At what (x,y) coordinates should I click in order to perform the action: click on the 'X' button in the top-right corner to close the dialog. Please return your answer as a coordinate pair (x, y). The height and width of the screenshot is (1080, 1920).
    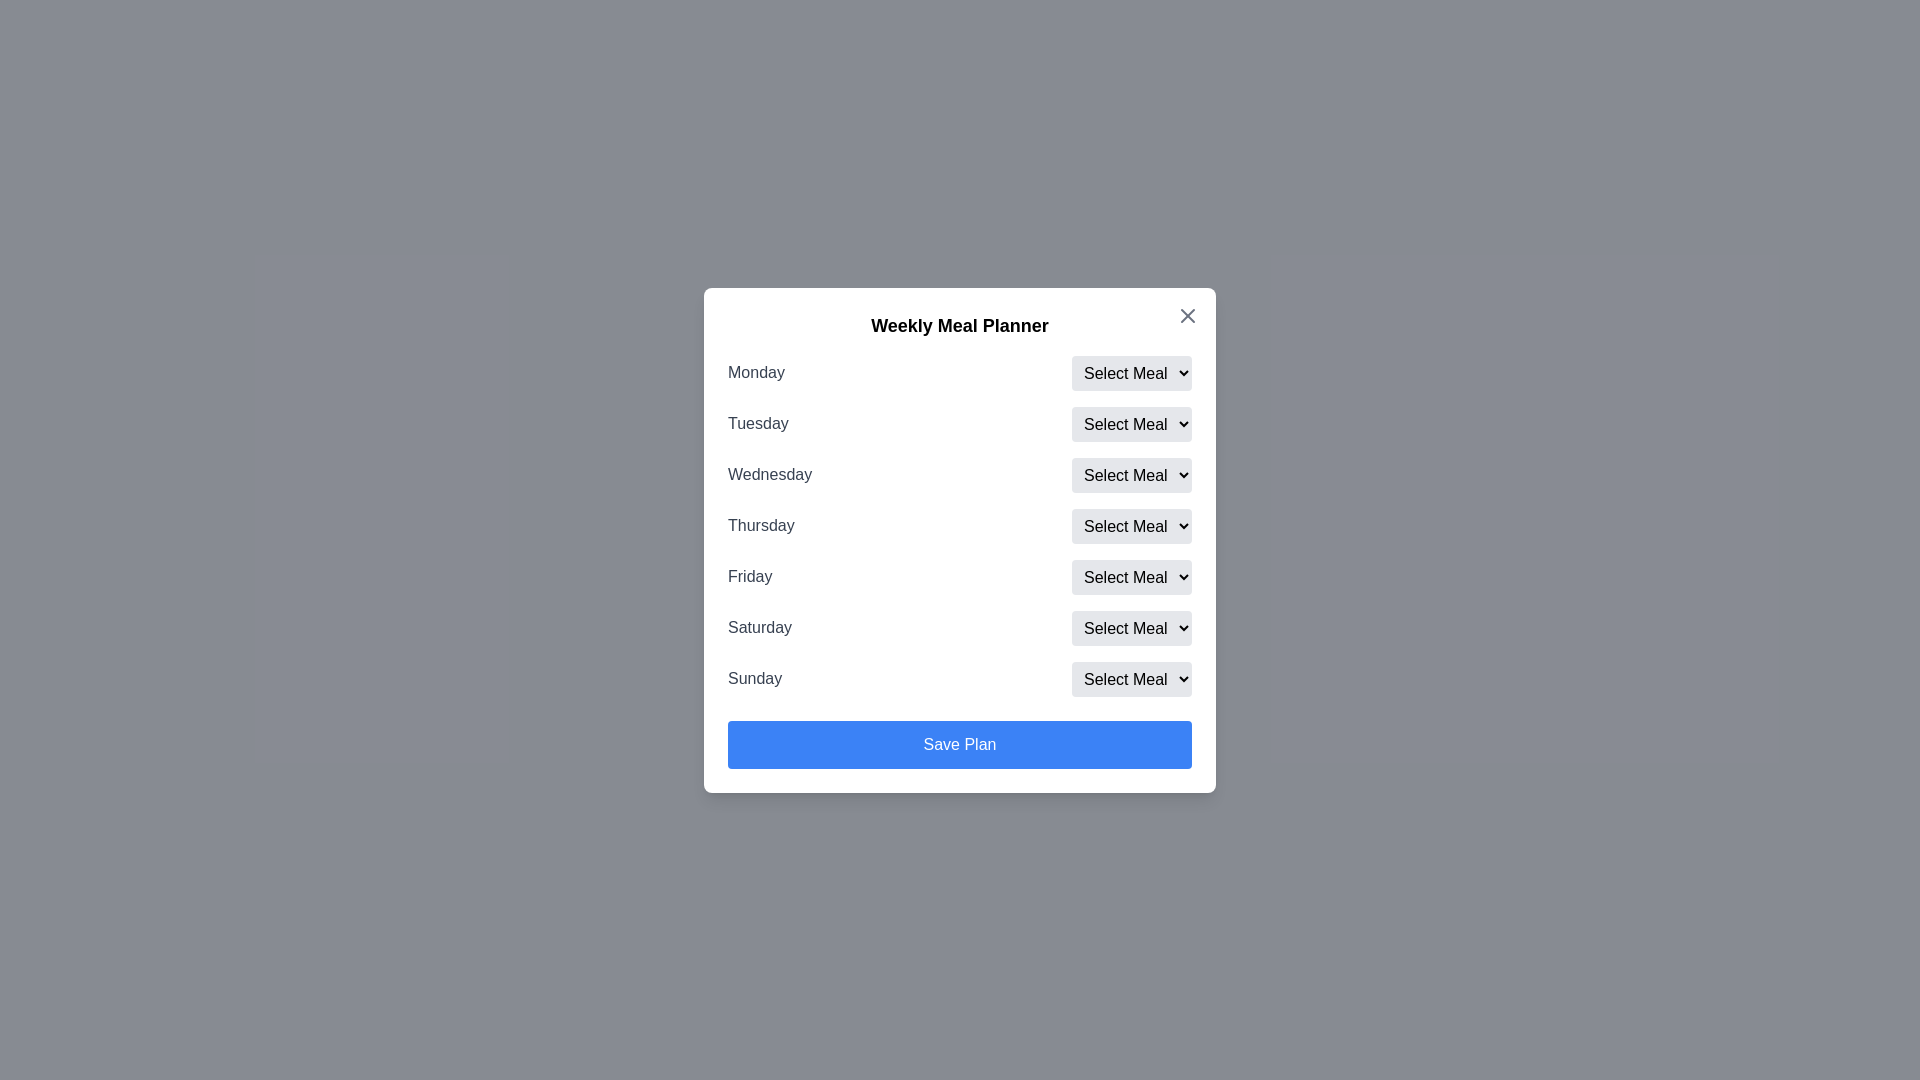
    Looking at the image, I should click on (1188, 315).